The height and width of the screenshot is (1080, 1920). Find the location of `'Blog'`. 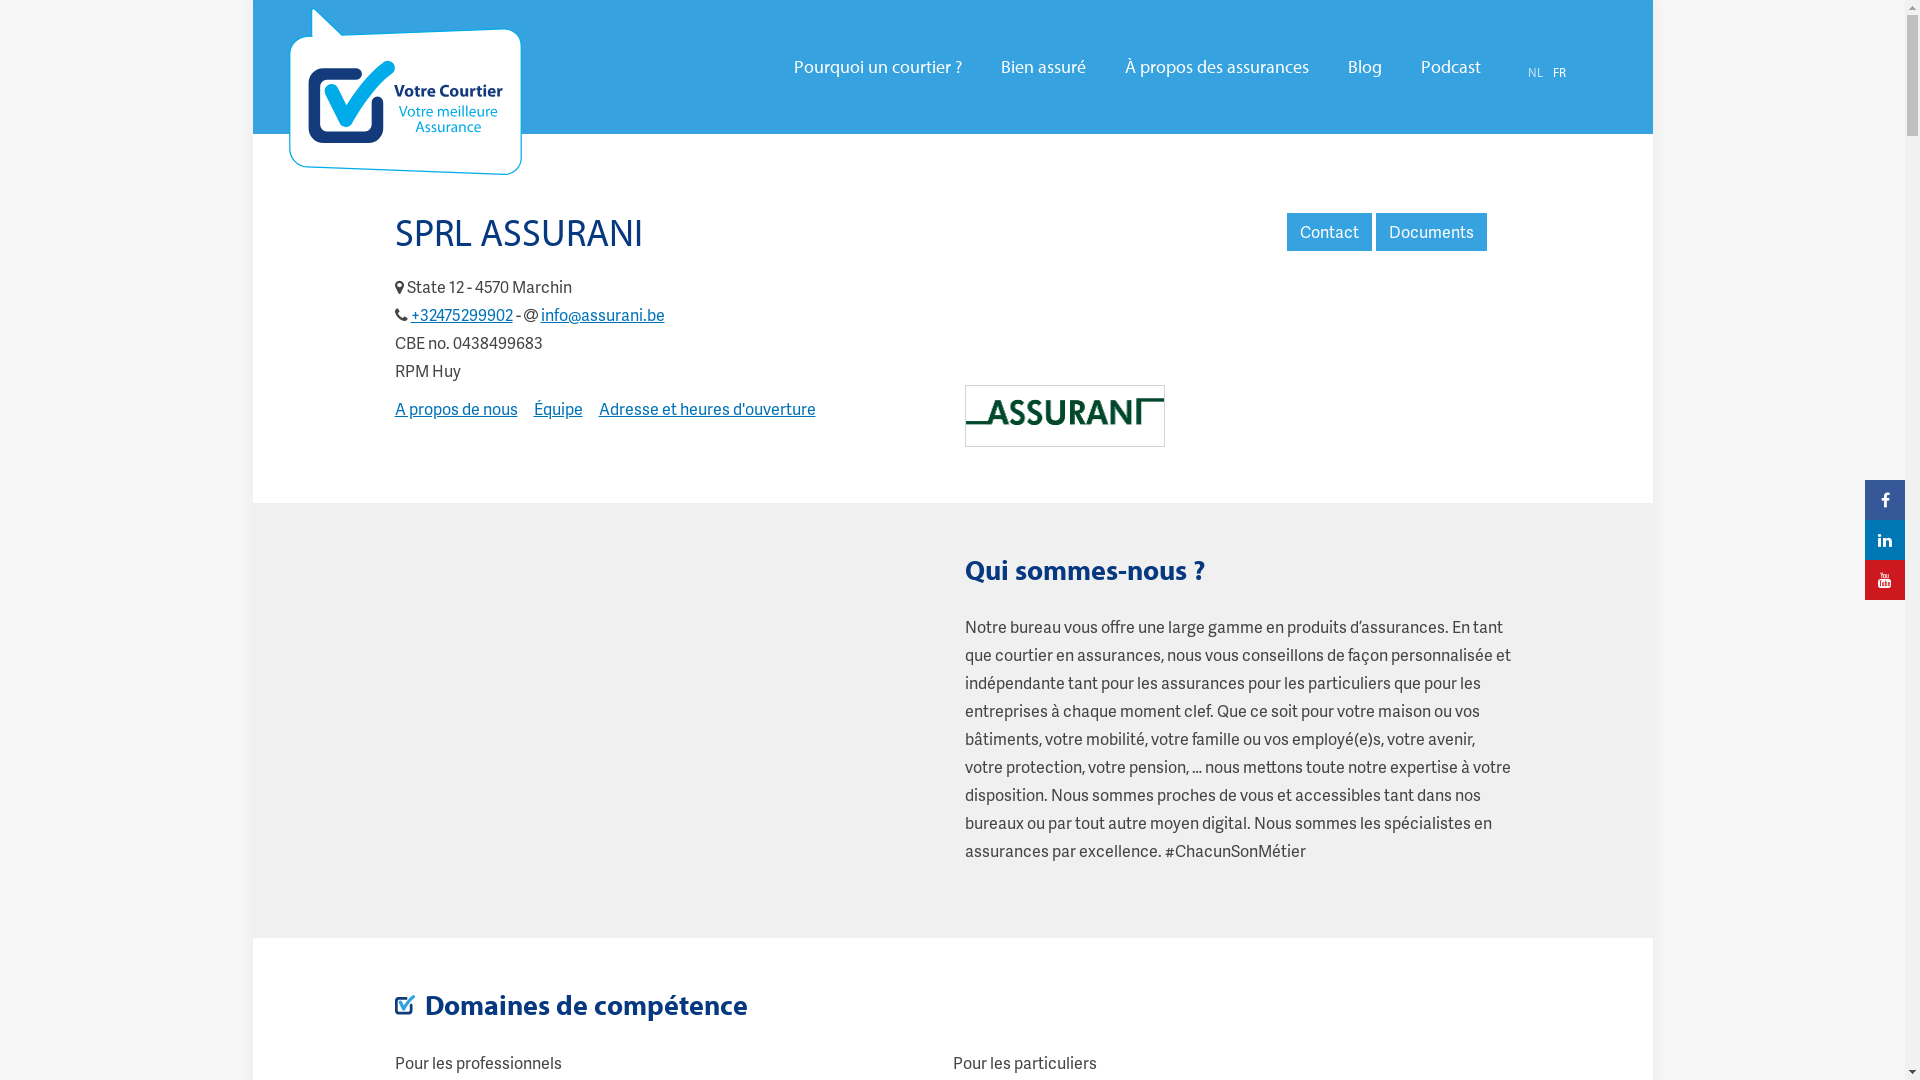

'Blog' is located at coordinates (1363, 65).